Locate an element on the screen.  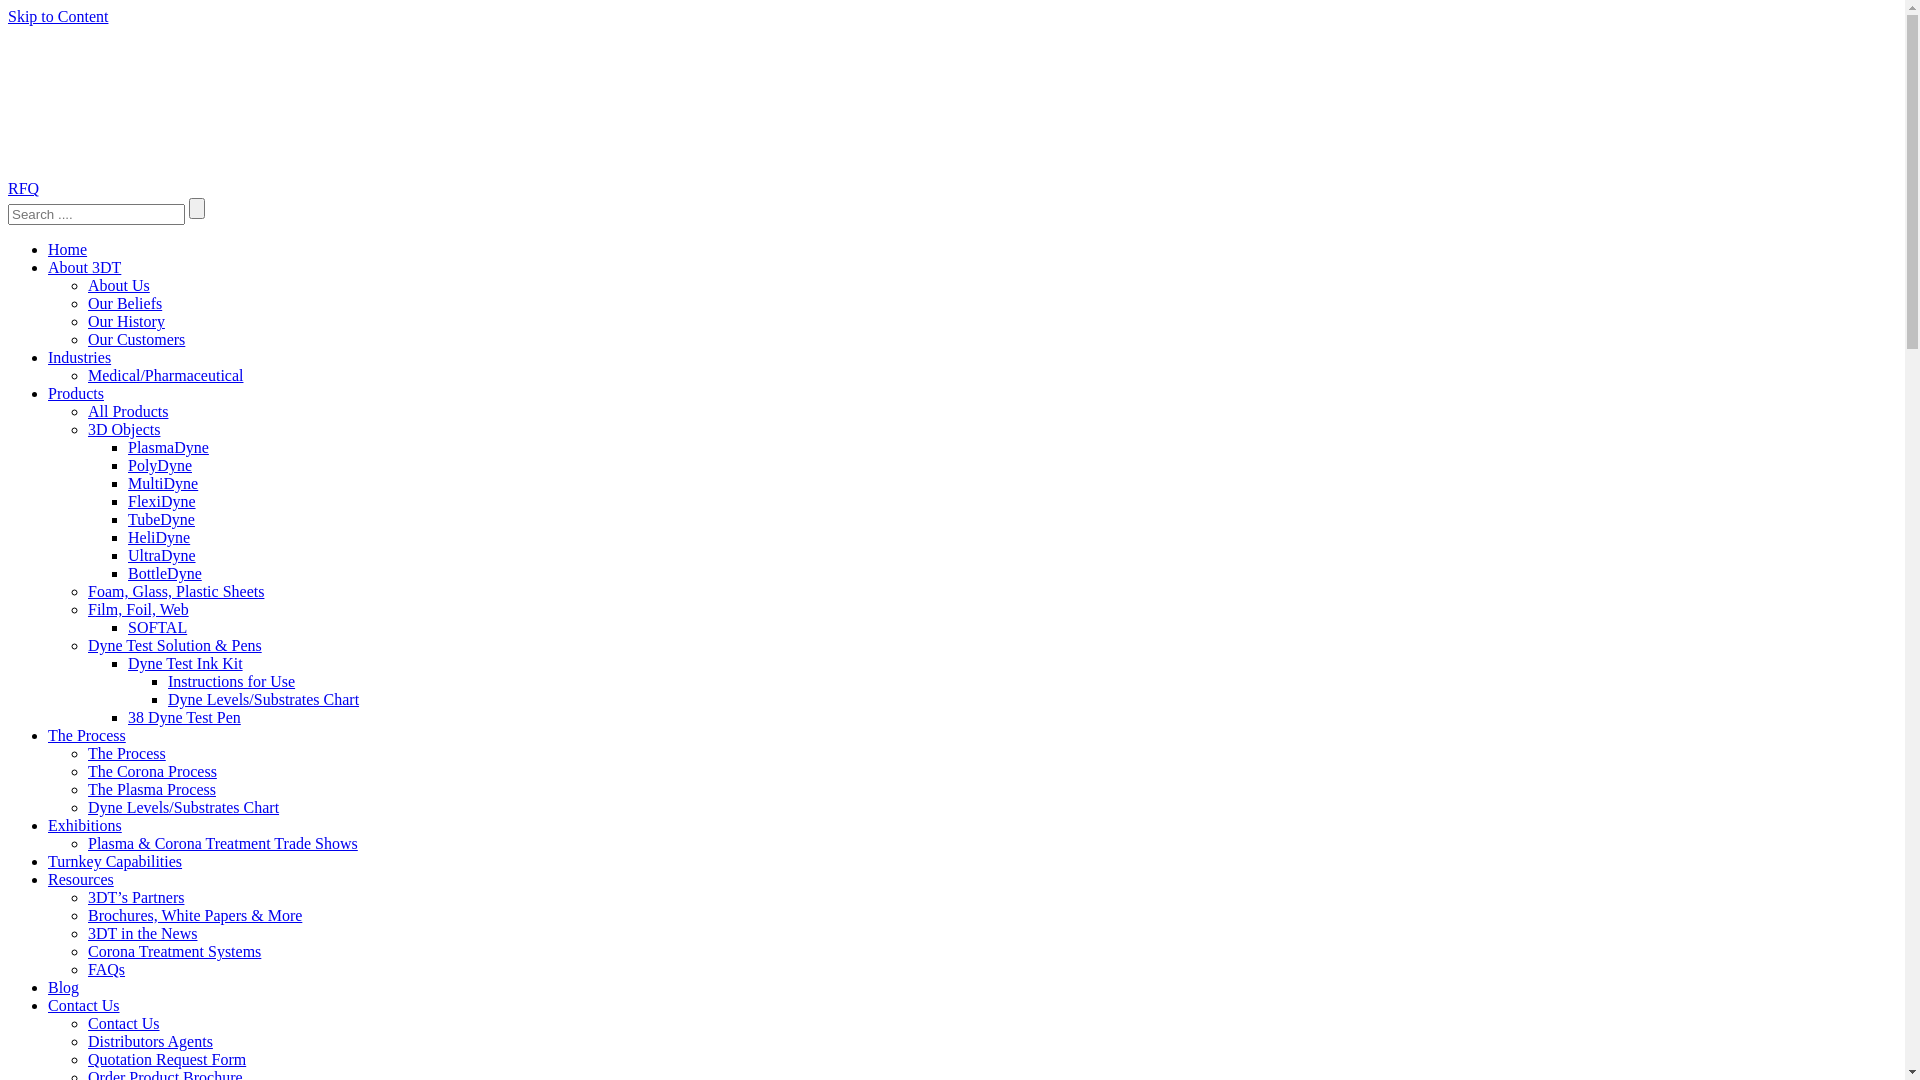
'All Products' is located at coordinates (127, 410).